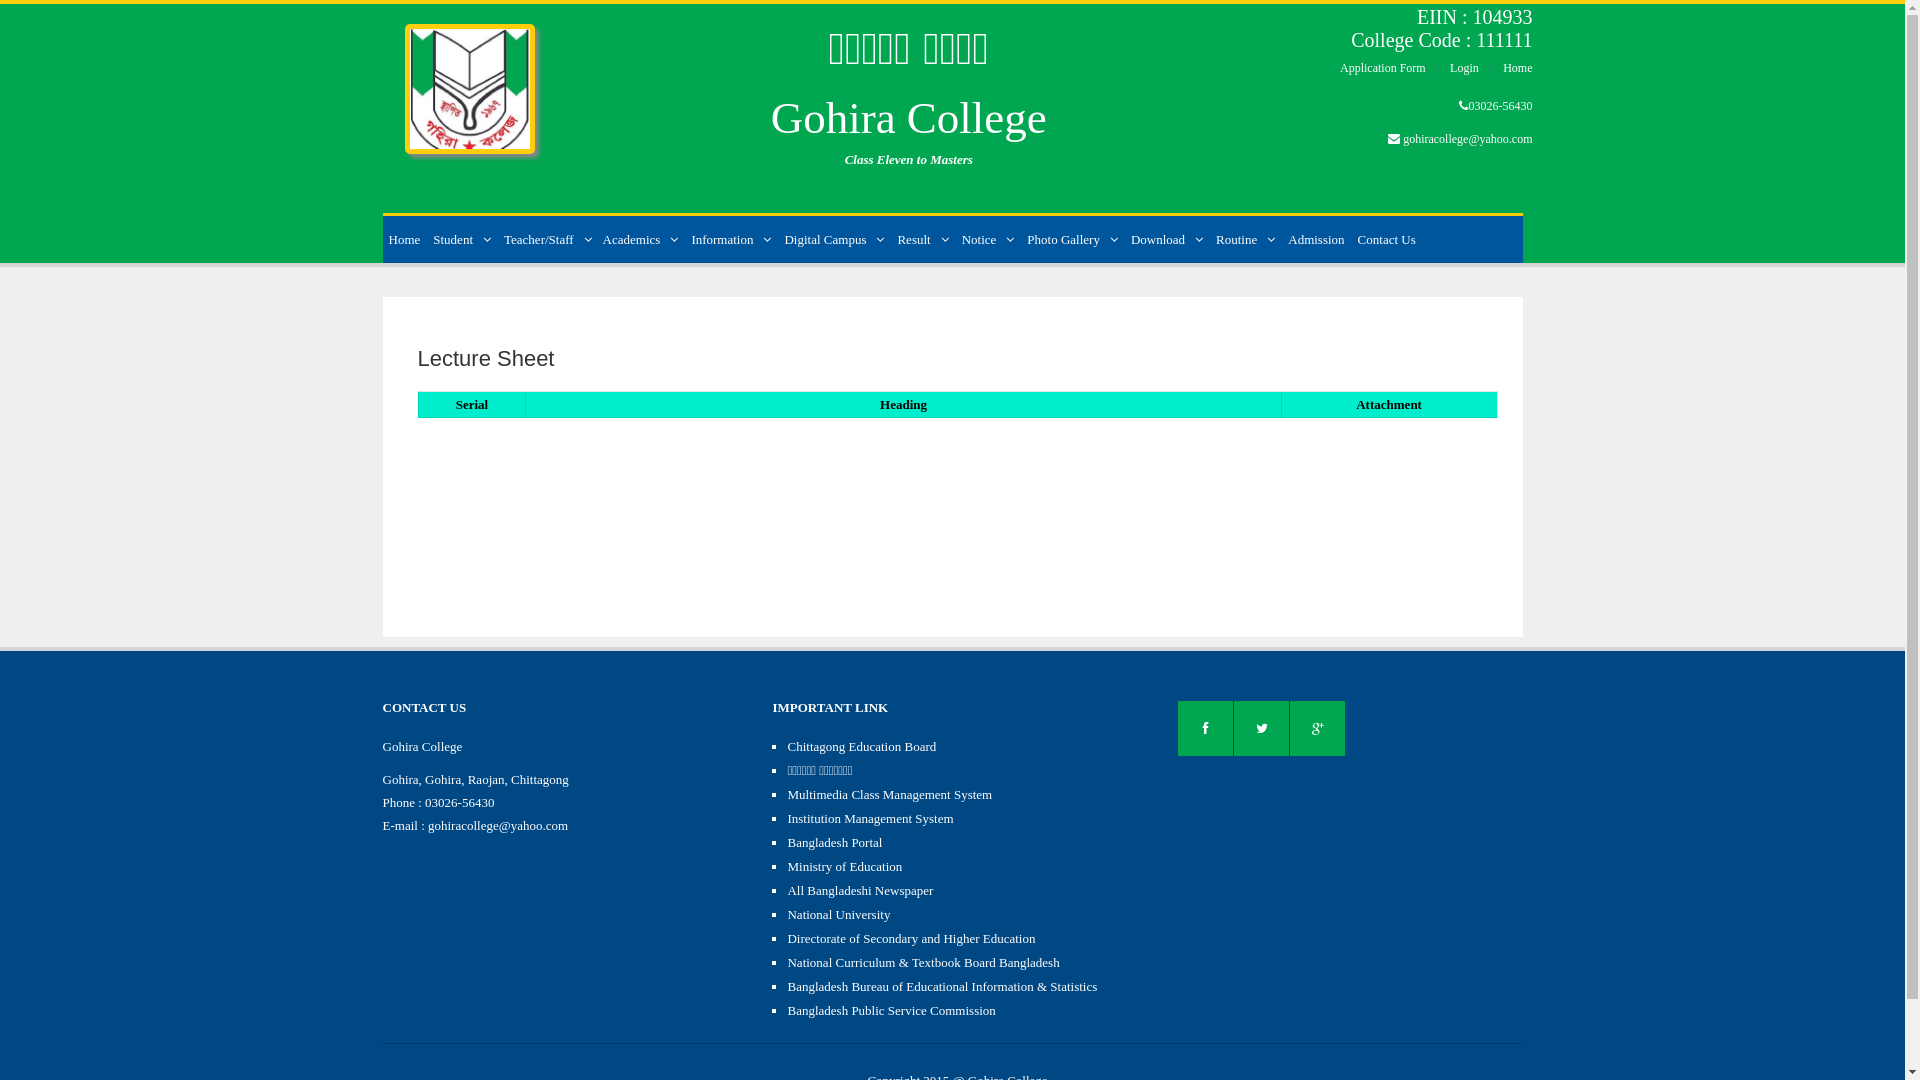  What do you see at coordinates (1464, 67) in the screenshot?
I see `'Login'` at bounding box center [1464, 67].